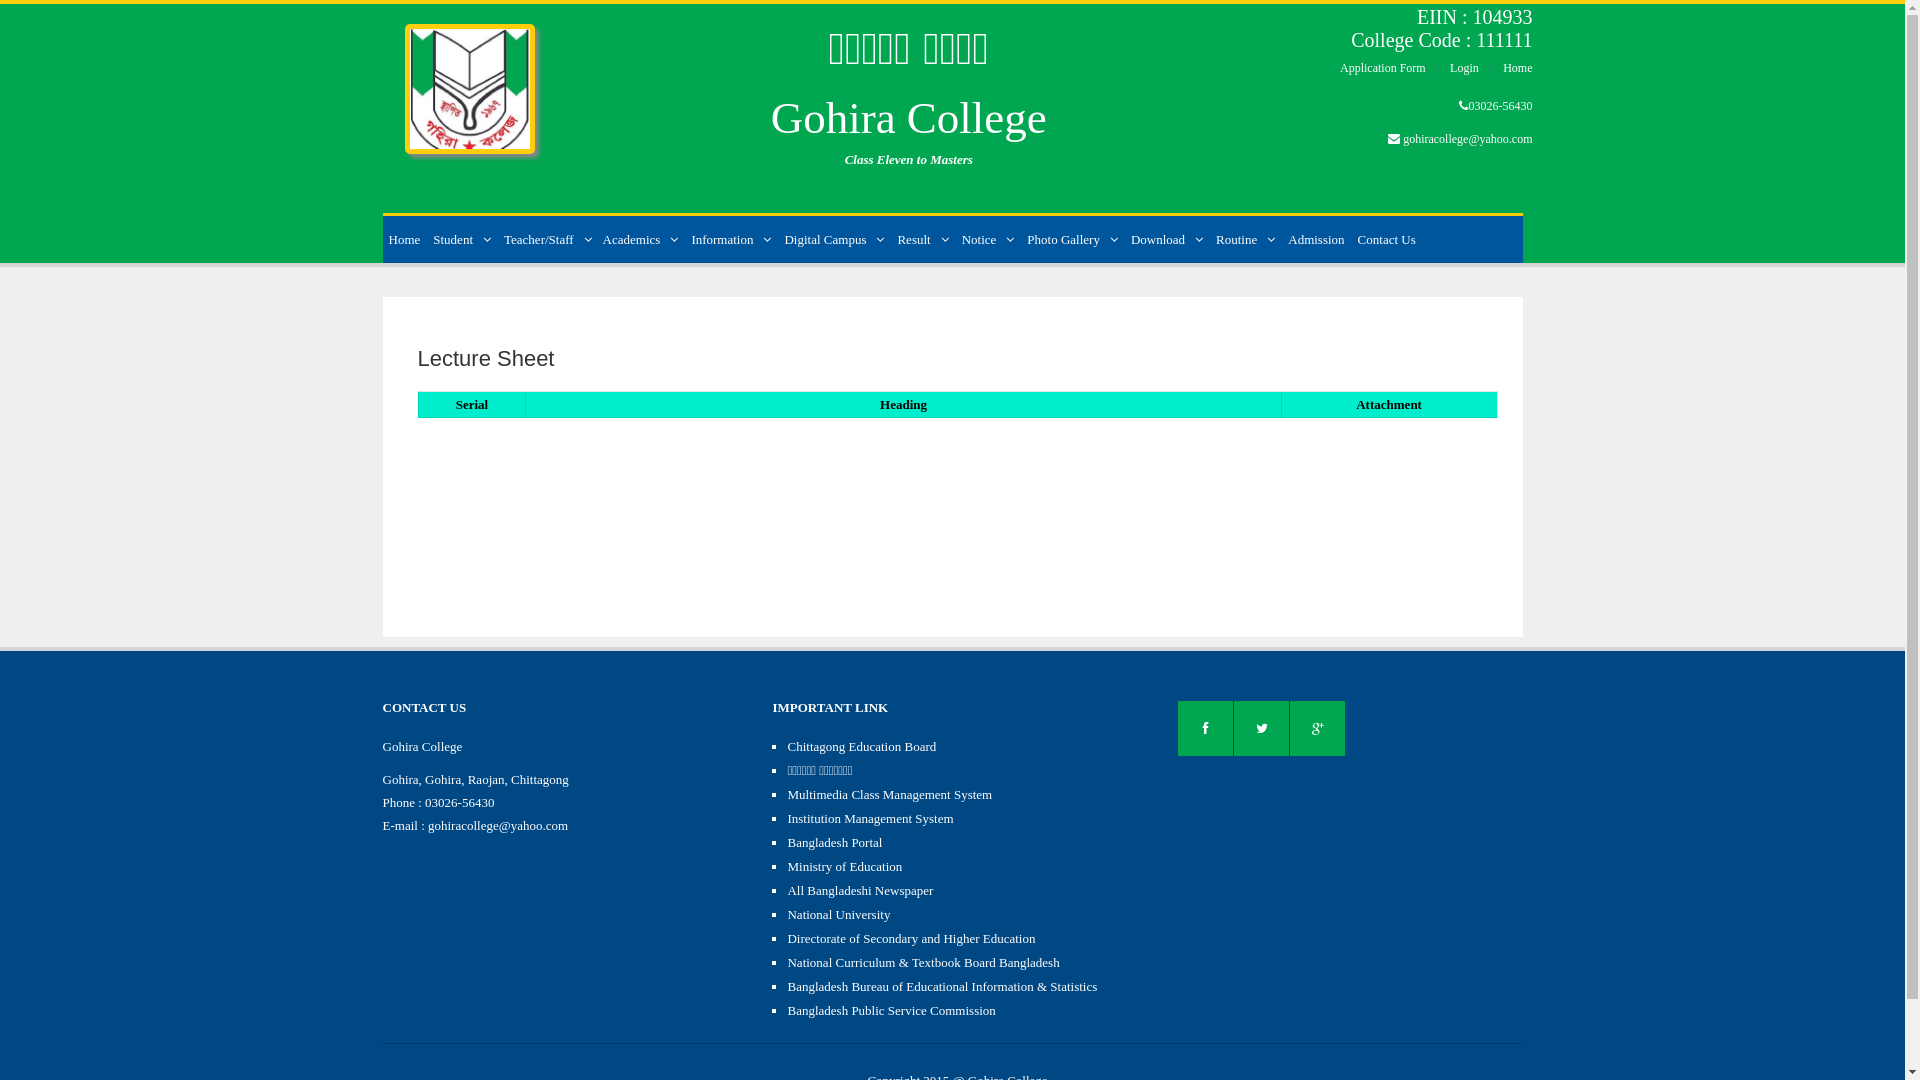  What do you see at coordinates (1464, 67) in the screenshot?
I see `'Login'` at bounding box center [1464, 67].